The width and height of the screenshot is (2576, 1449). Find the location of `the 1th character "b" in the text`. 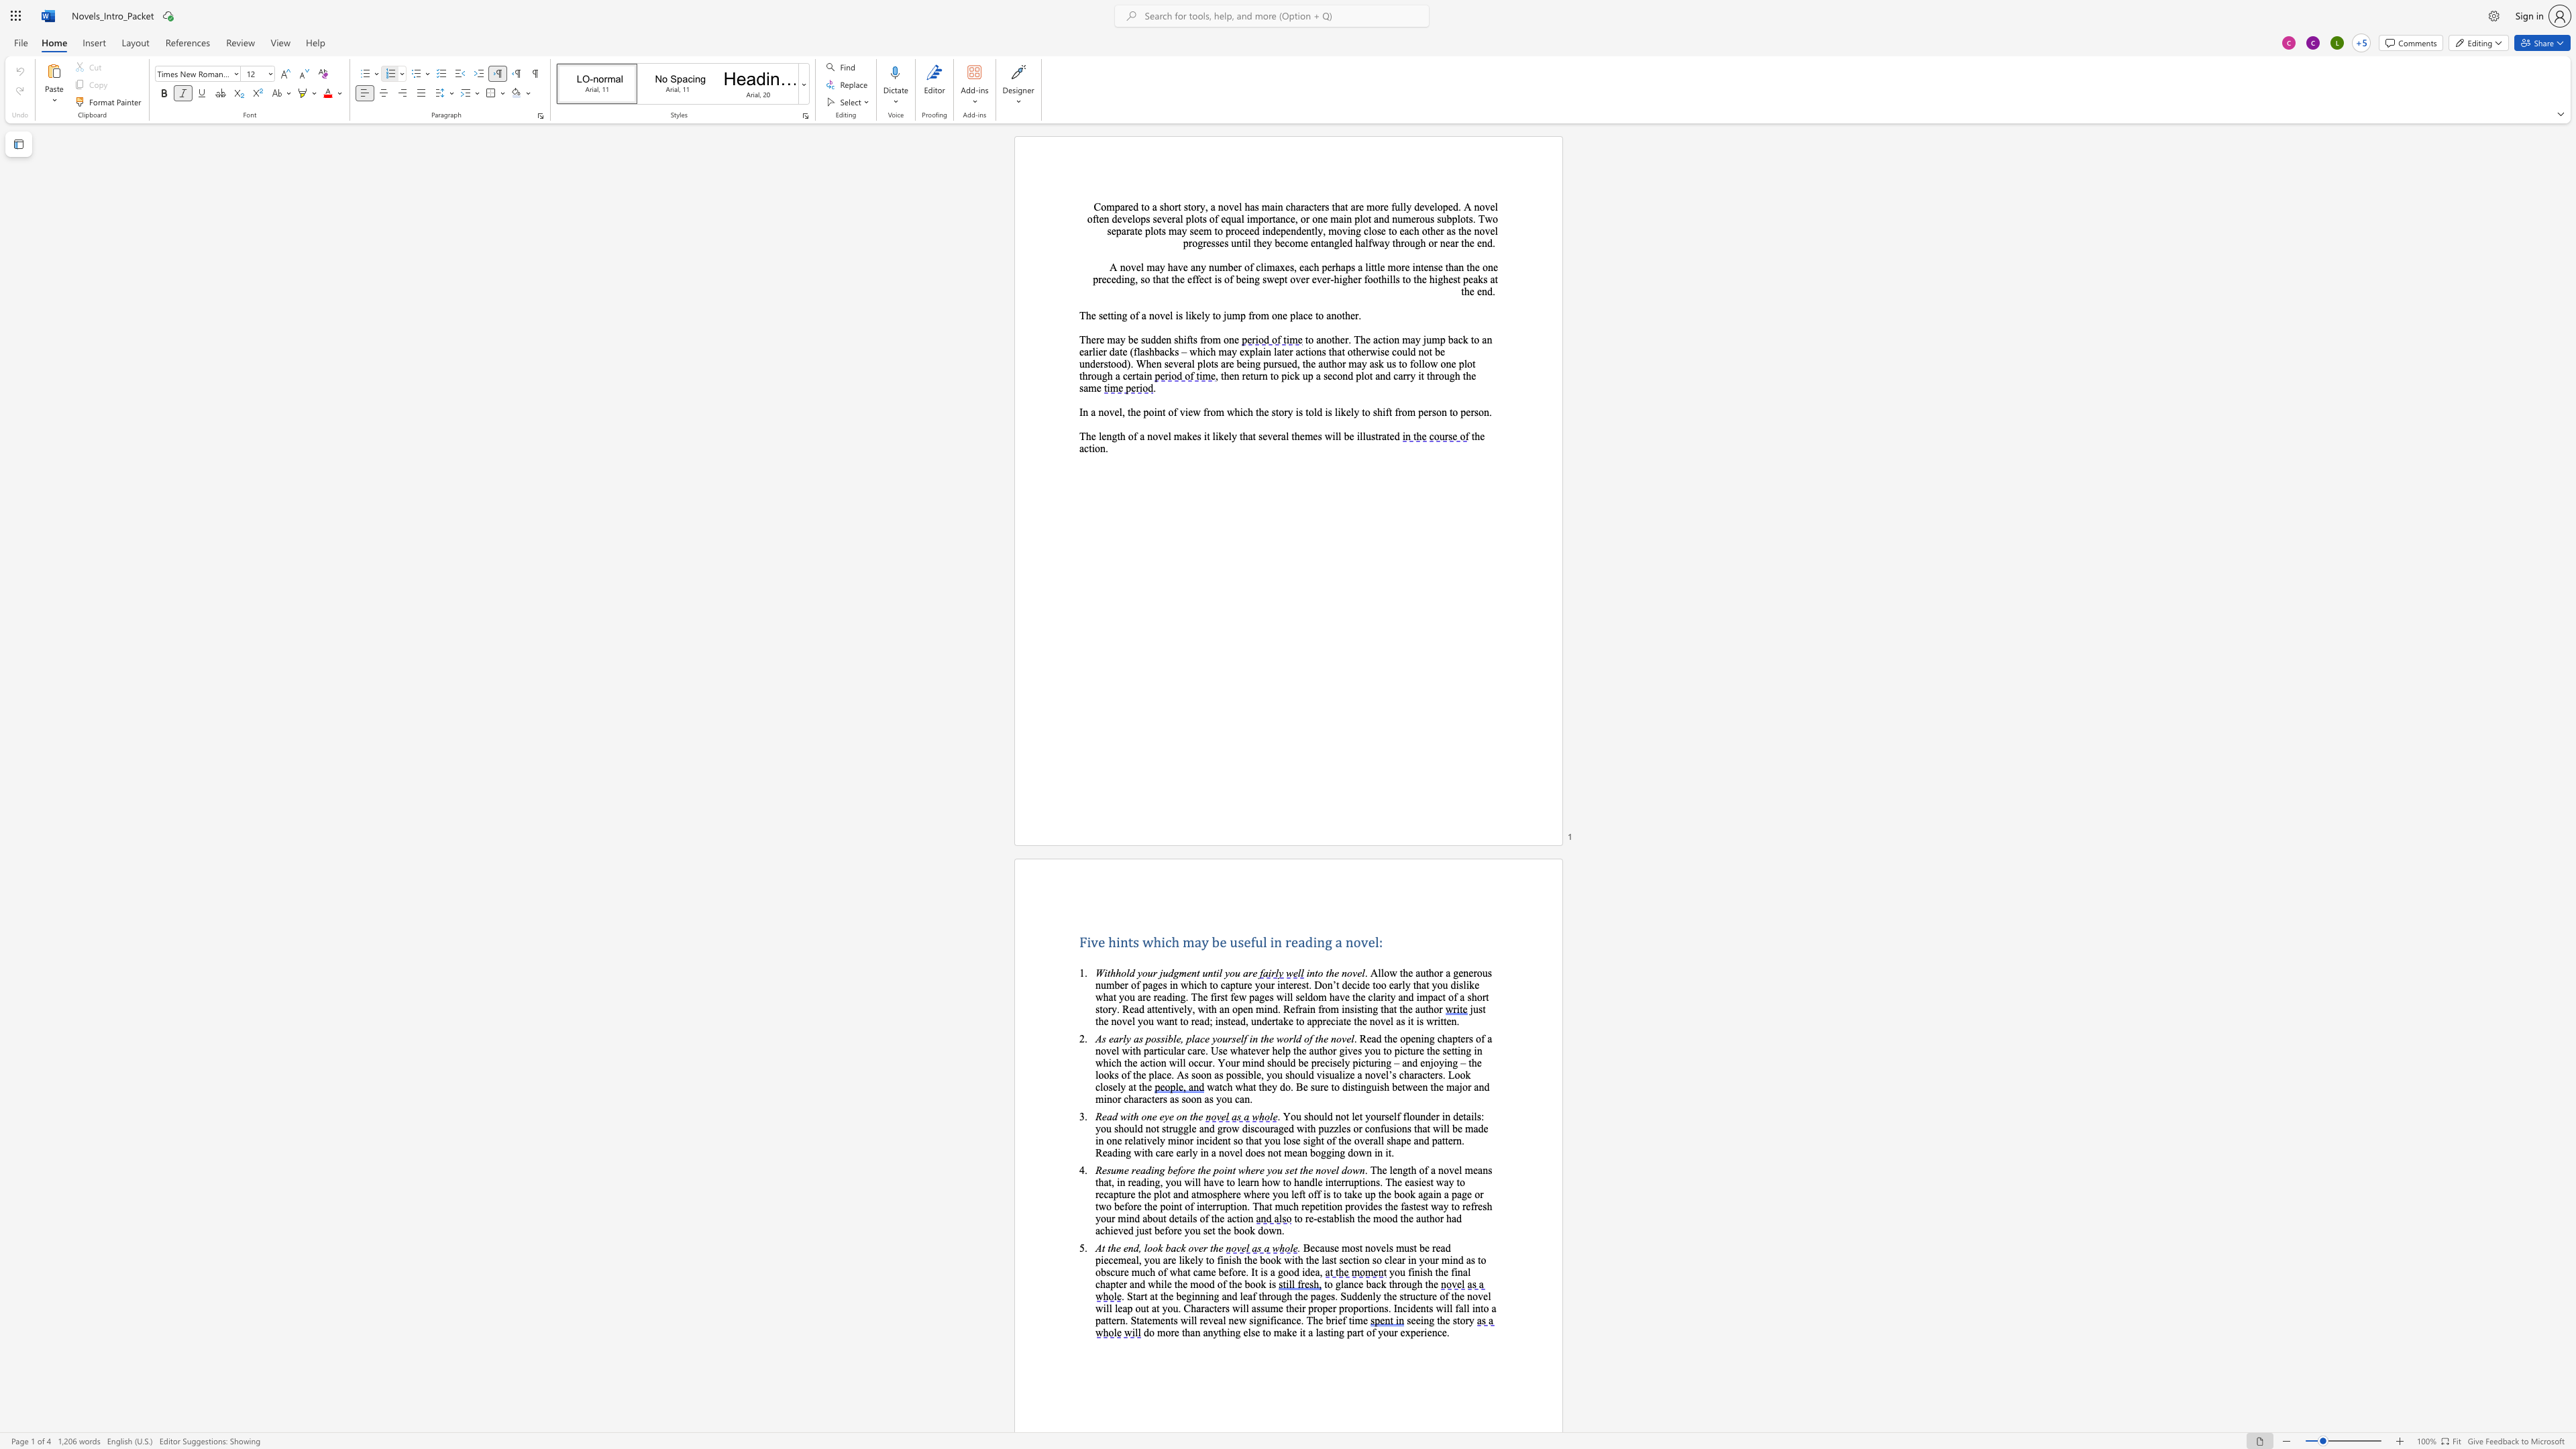

the 1th character "b" in the text is located at coordinates (1167, 1248).